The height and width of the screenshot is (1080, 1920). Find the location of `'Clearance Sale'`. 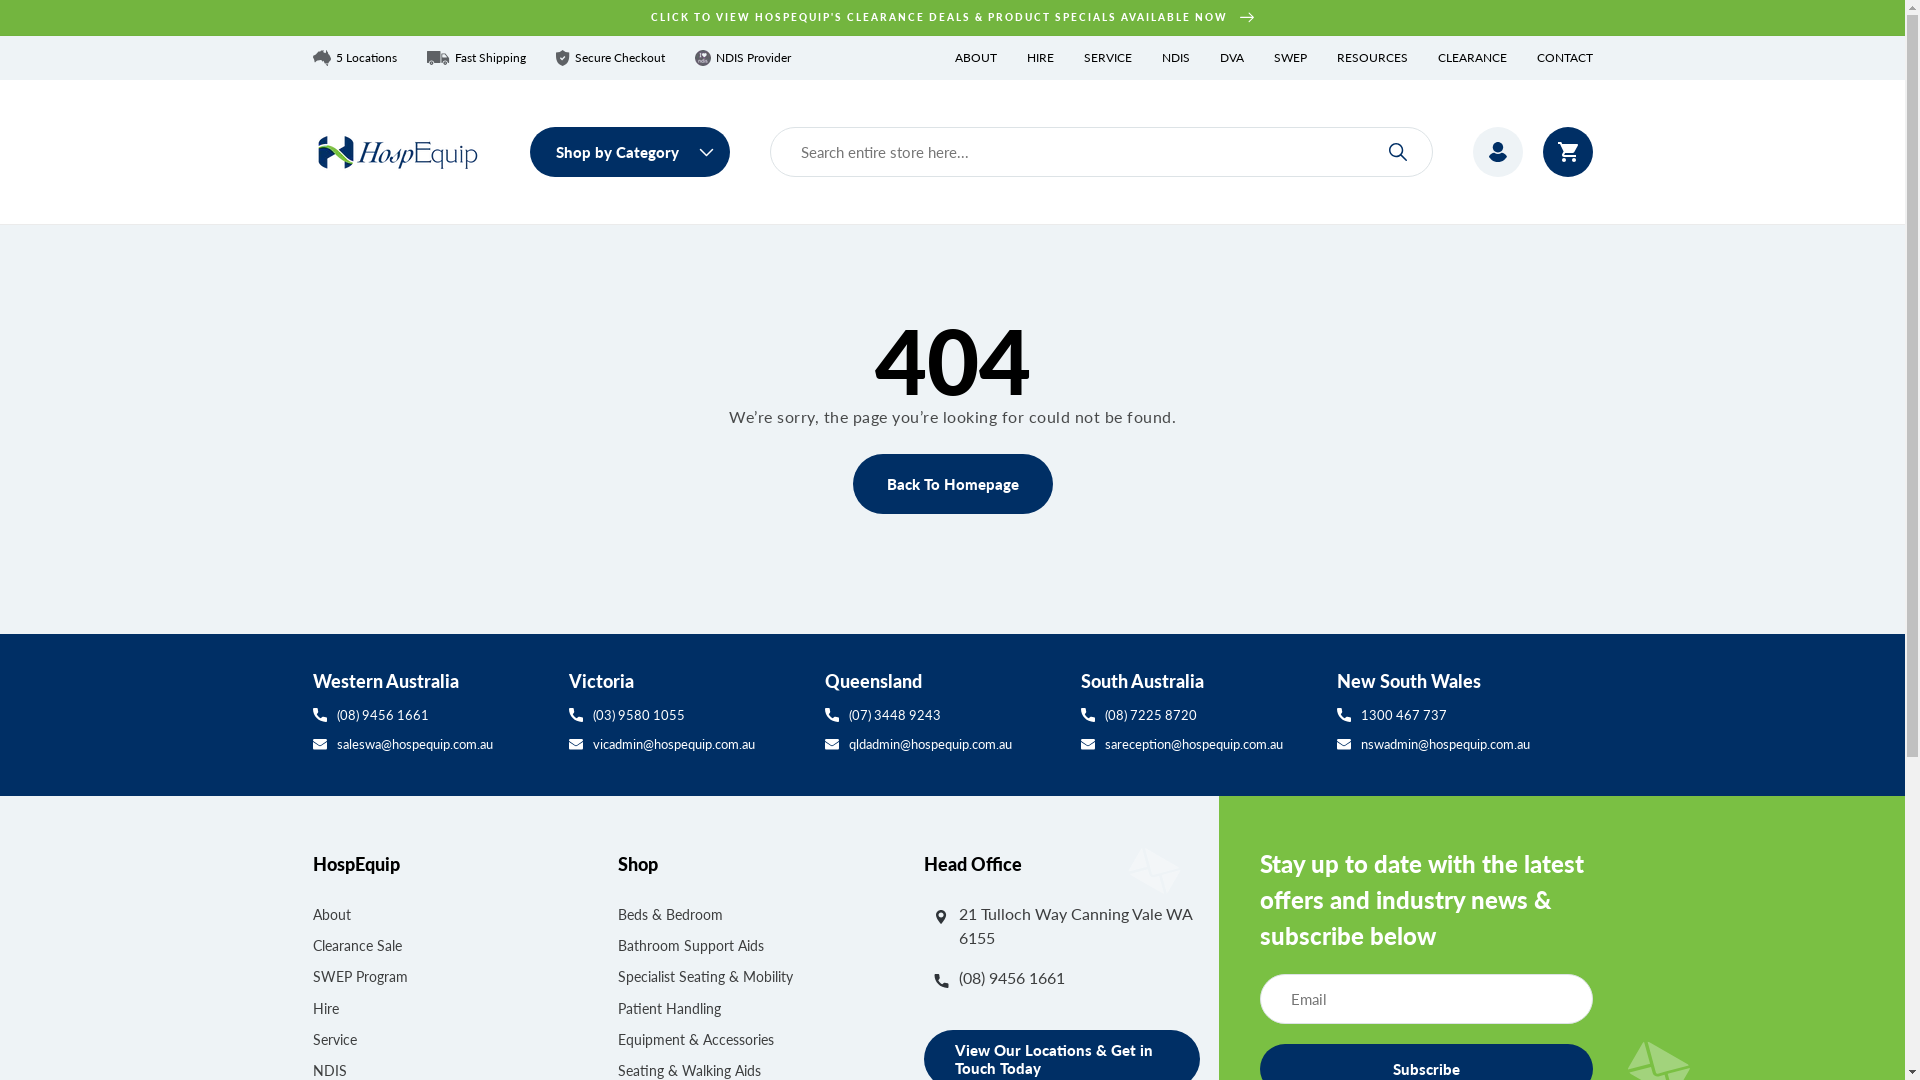

'Clearance Sale' is located at coordinates (356, 945).